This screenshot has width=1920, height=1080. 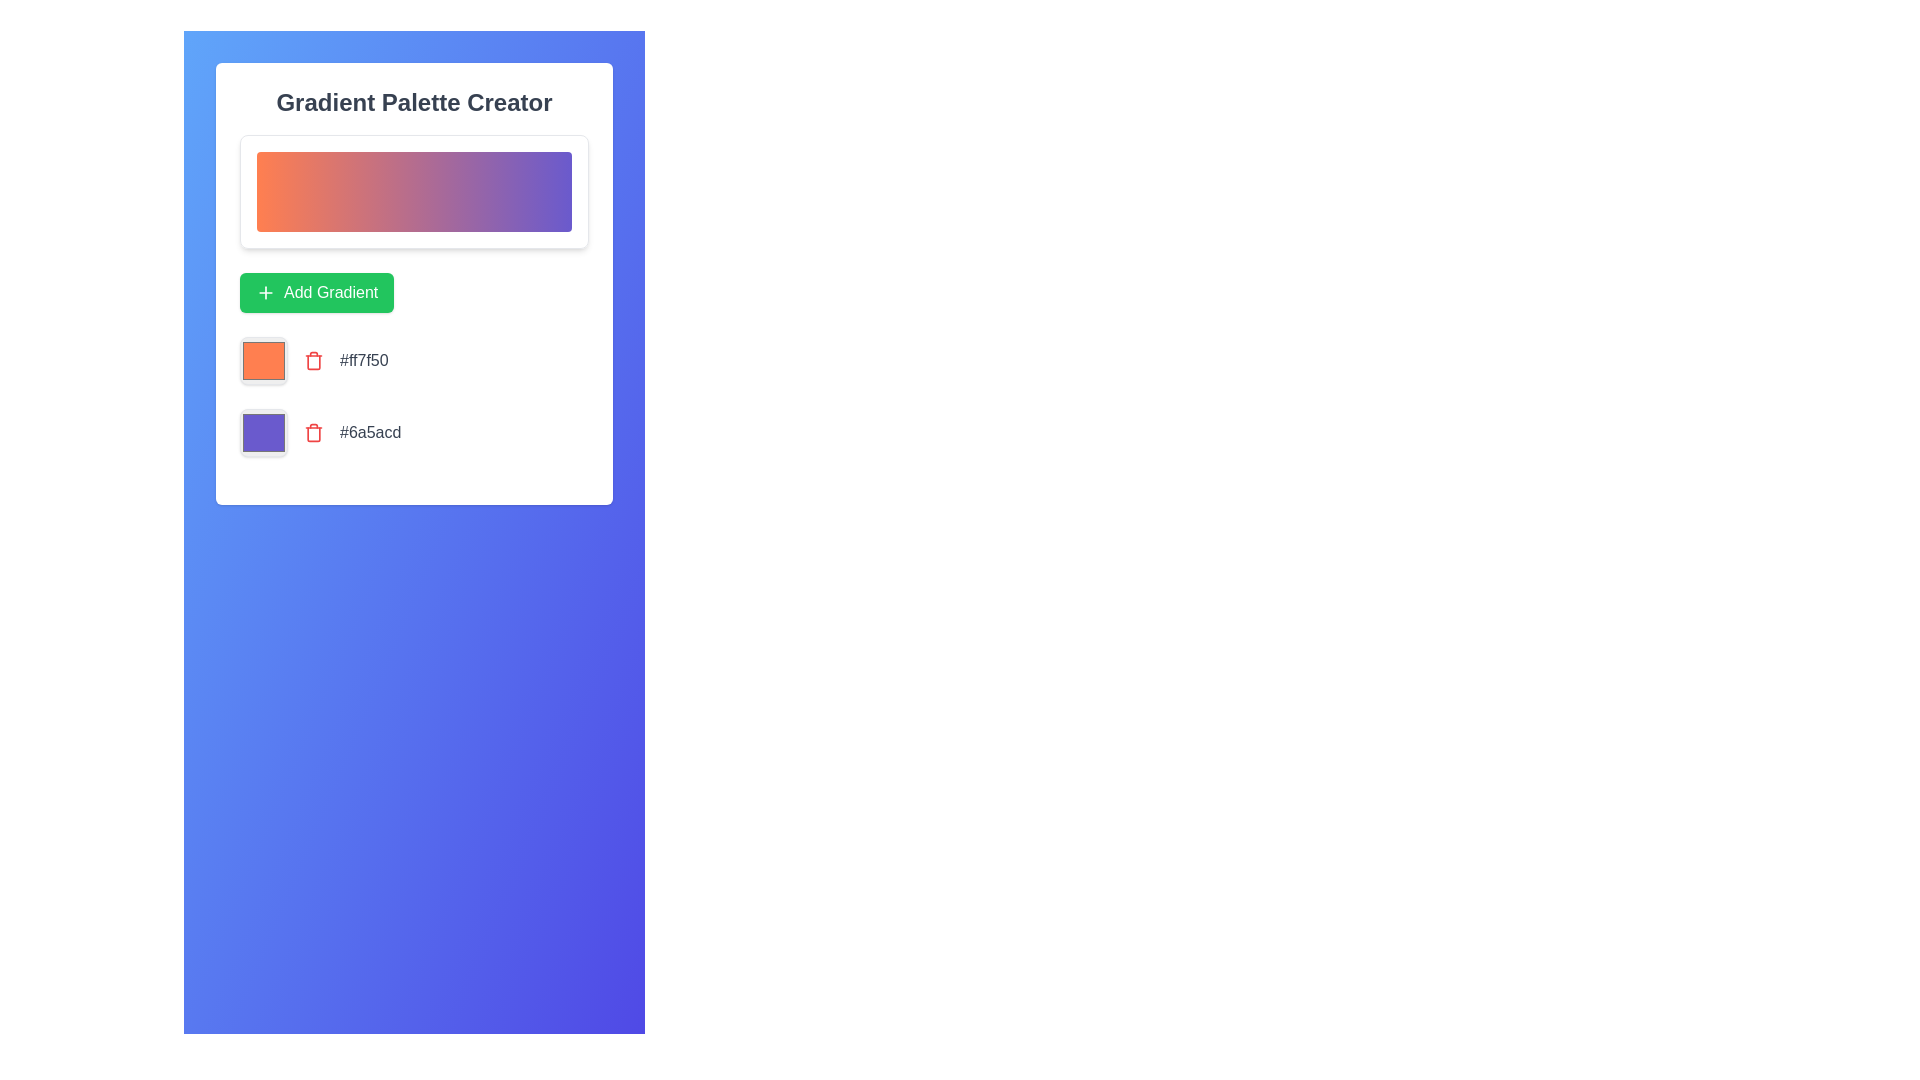 What do you see at coordinates (413, 431) in the screenshot?
I see `the color swatch in the interactive color option located below the 'Add Gradient' button` at bounding box center [413, 431].